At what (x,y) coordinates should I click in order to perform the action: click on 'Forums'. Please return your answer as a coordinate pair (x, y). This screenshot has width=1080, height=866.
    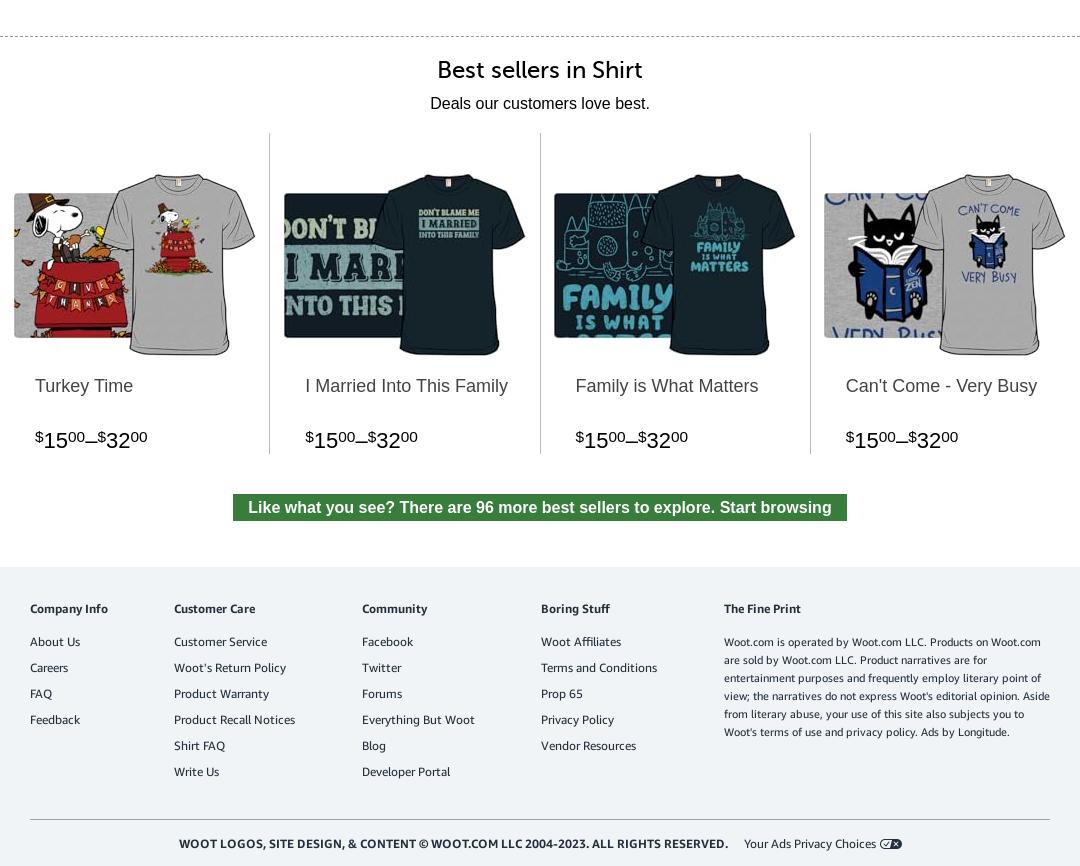
    Looking at the image, I should click on (381, 691).